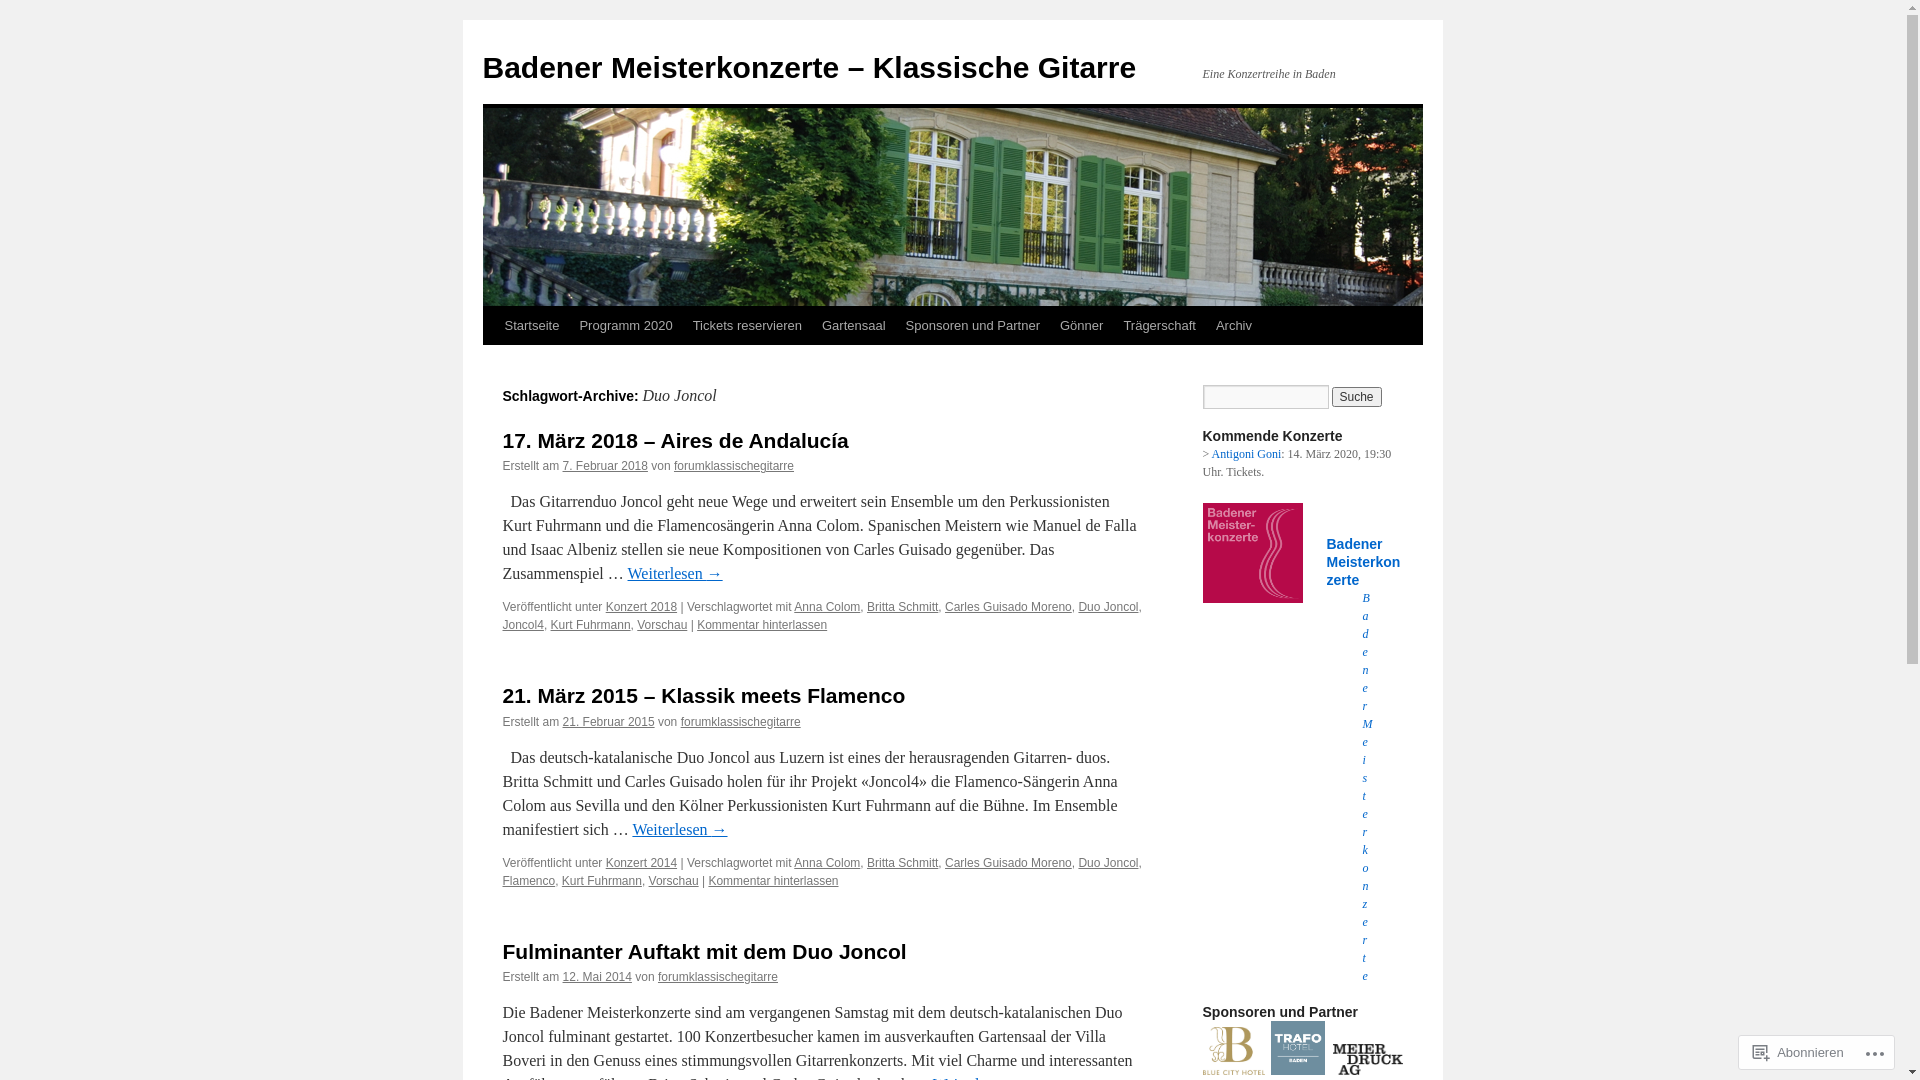 The image size is (1920, 1080). I want to click on 'Startseite', so click(531, 325).